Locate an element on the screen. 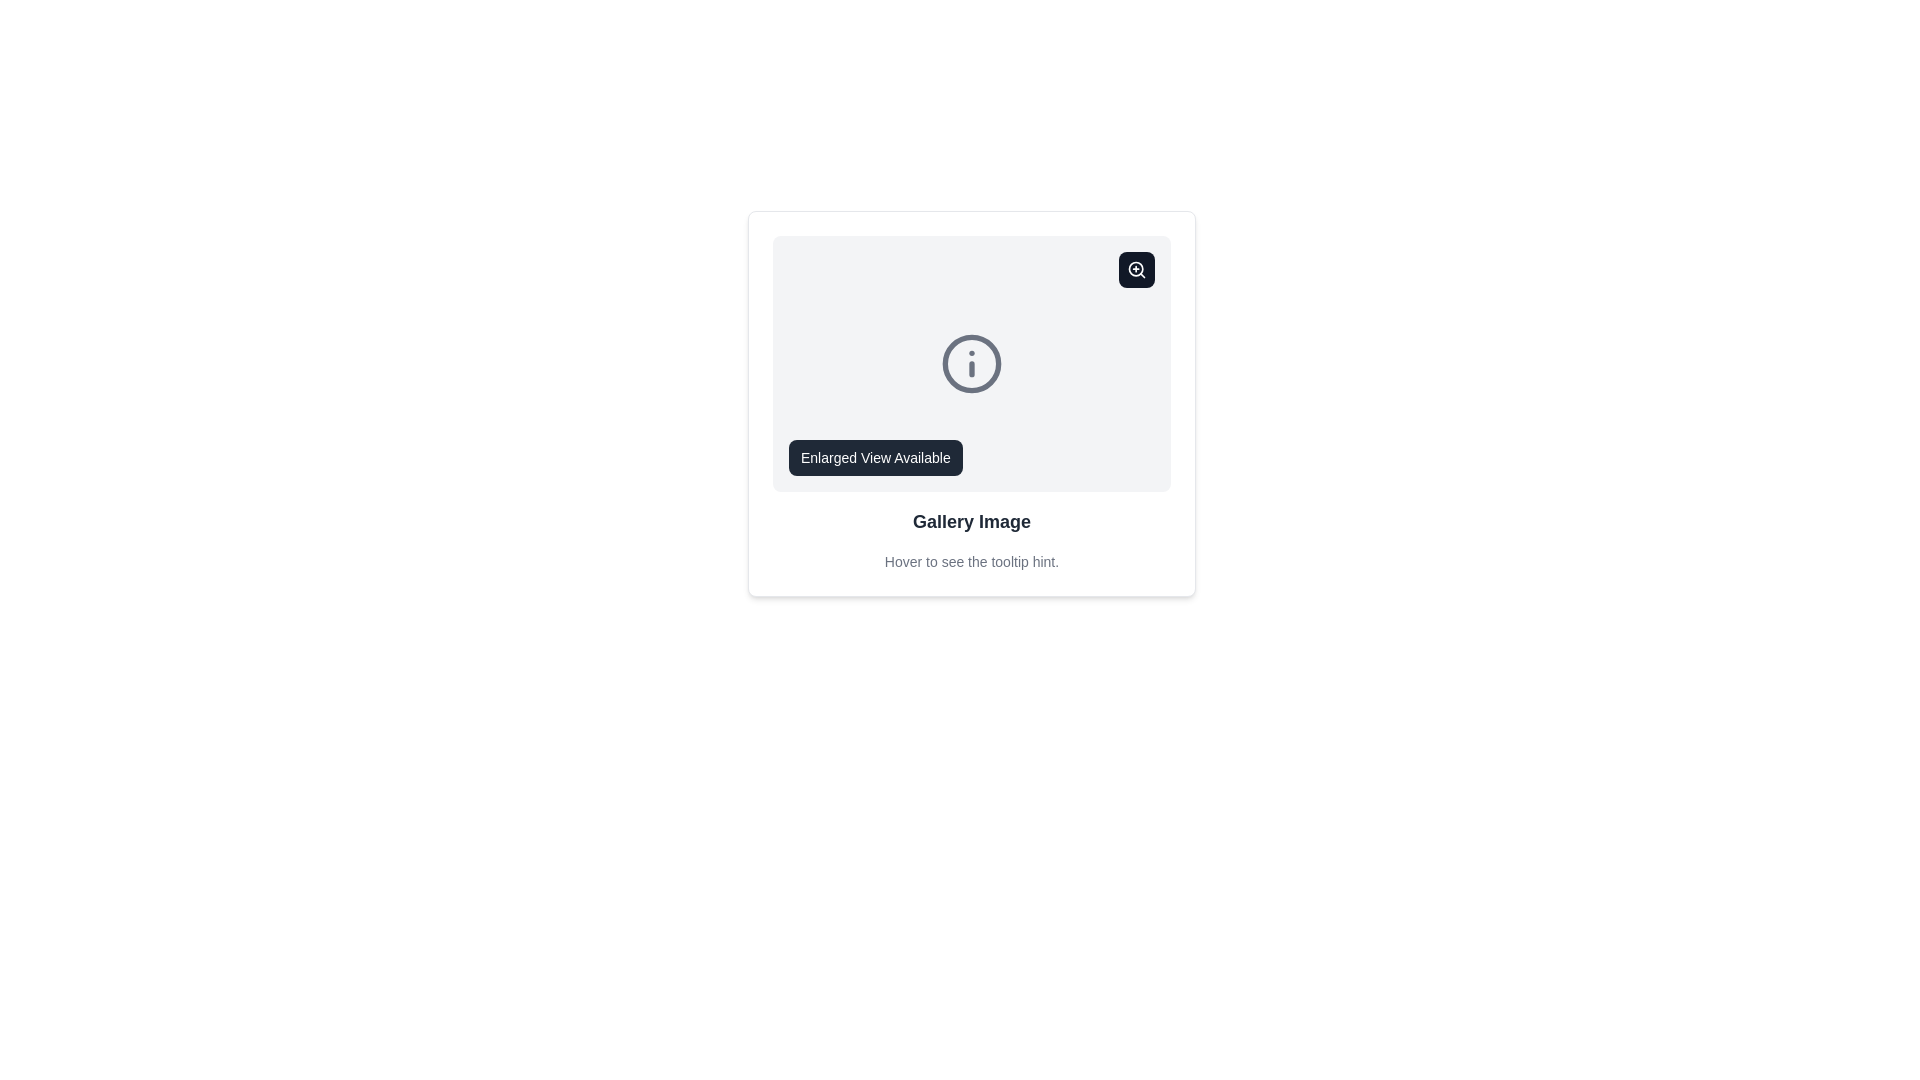  the zoom-in icon located at the top right corner of the image card is located at coordinates (1137, 270).